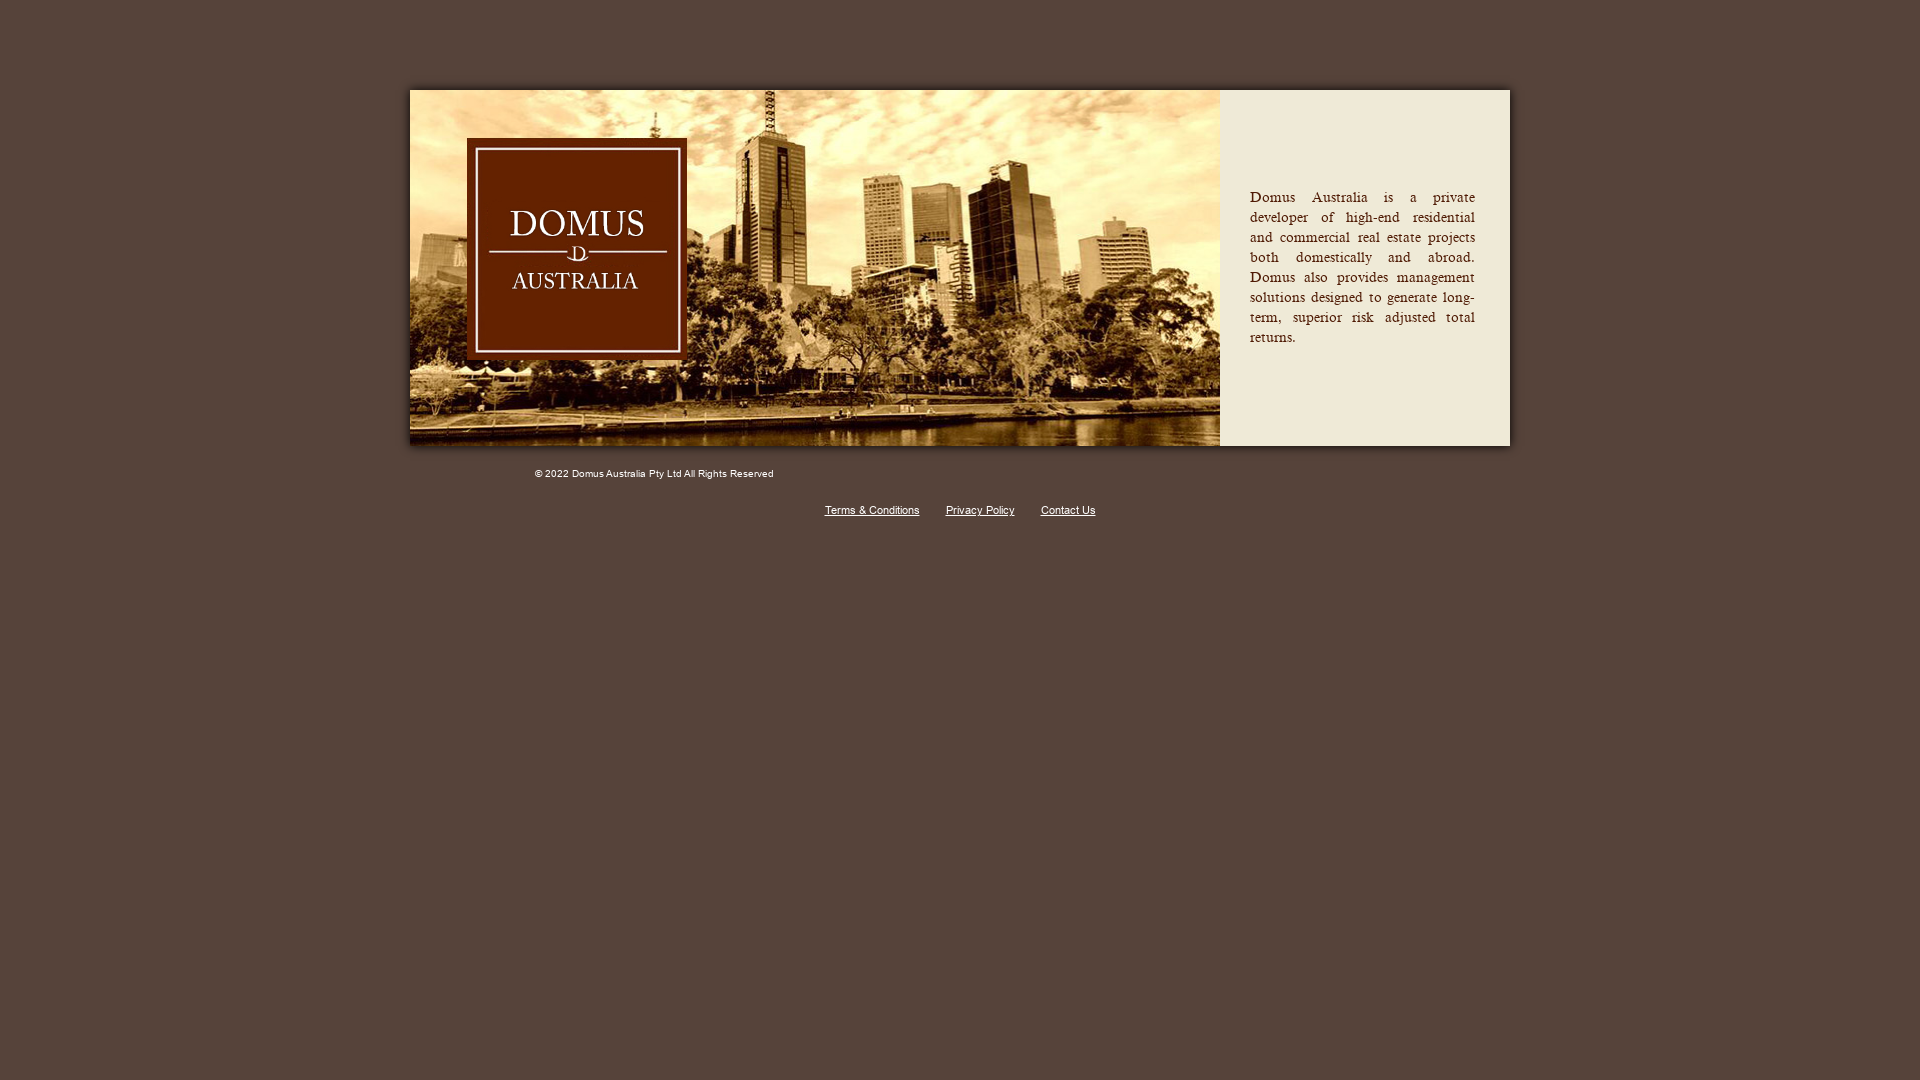 The height and width of the screenshot is (1080, 1920). What do you see at coordinates (824, 508) in the screenshot?
I see `'Terms & Conditions'` at bounding box center [824, 508].